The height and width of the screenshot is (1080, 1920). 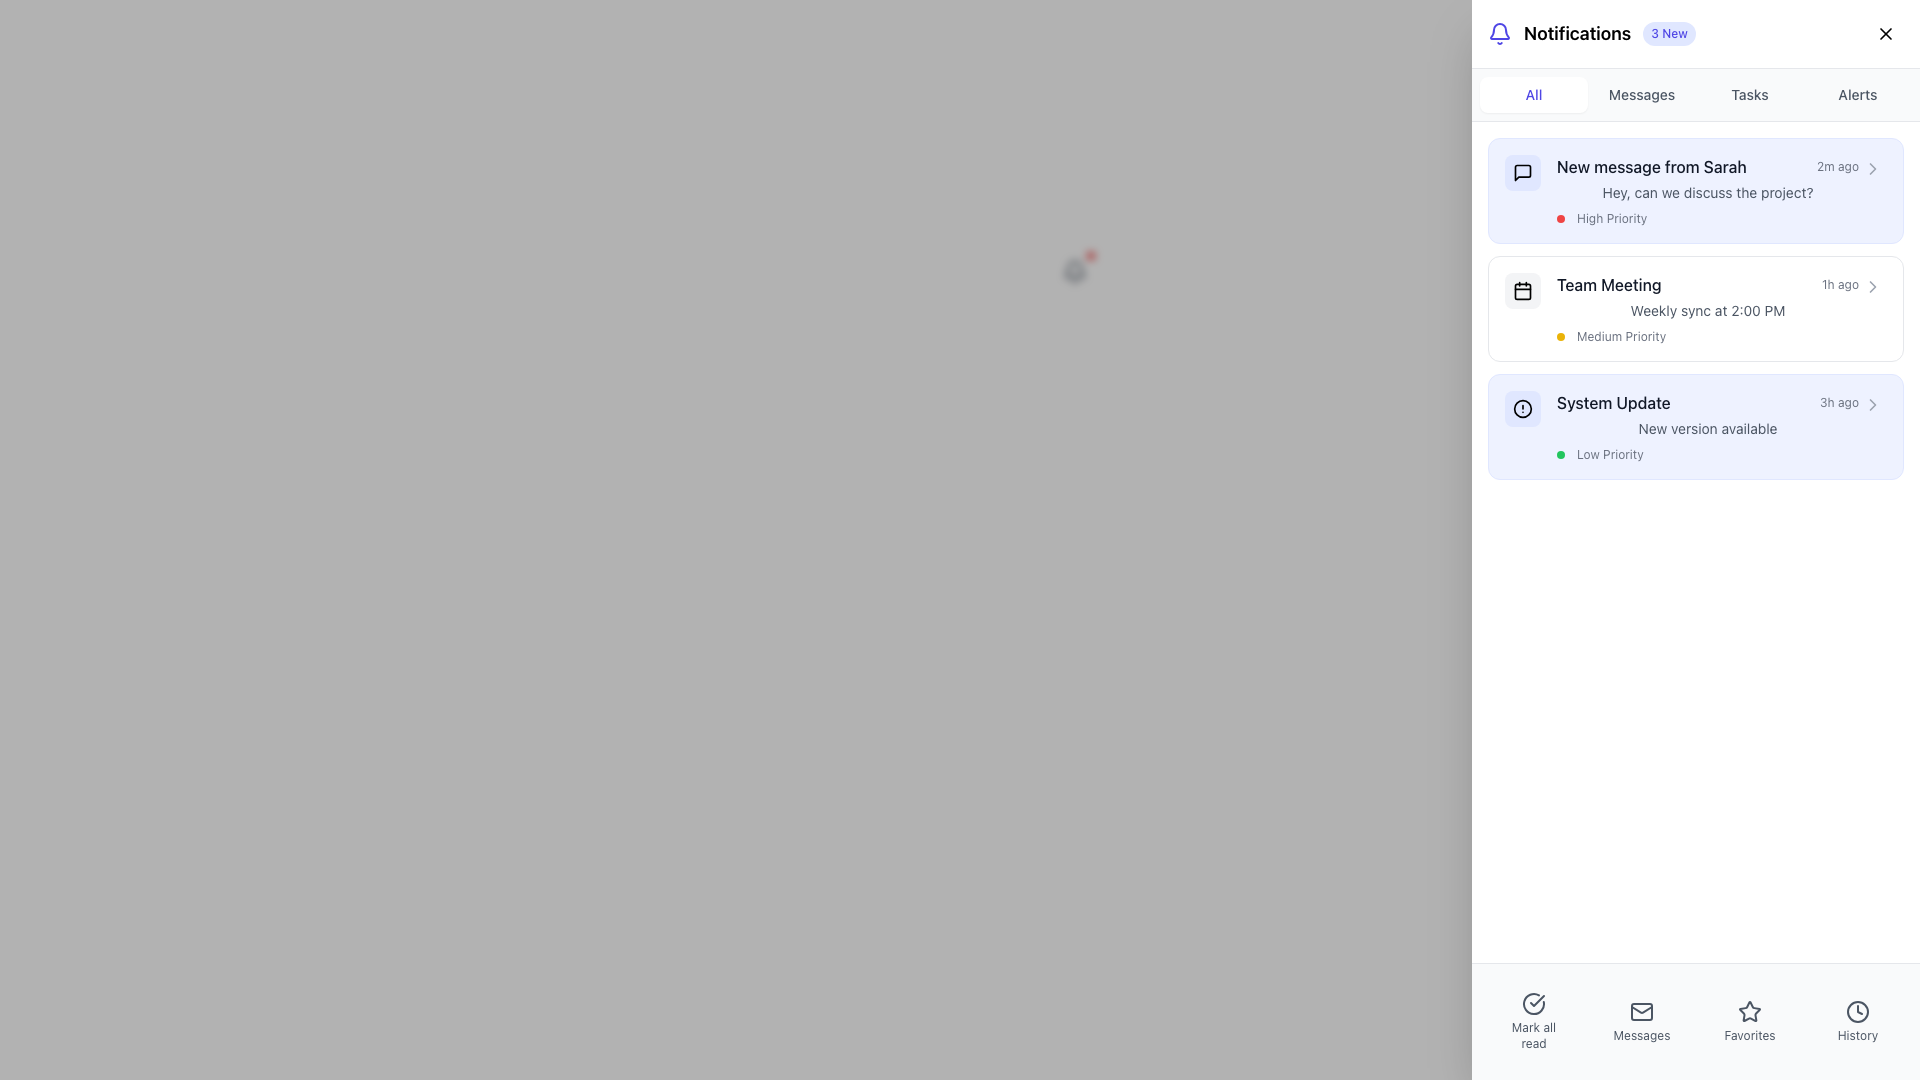 I want to click on the text label that indicates the time elapsed since the notification was received, positioned in the upper-right corner of the notification block next to 'New message from Sarah', so click(x=1838, y=165).